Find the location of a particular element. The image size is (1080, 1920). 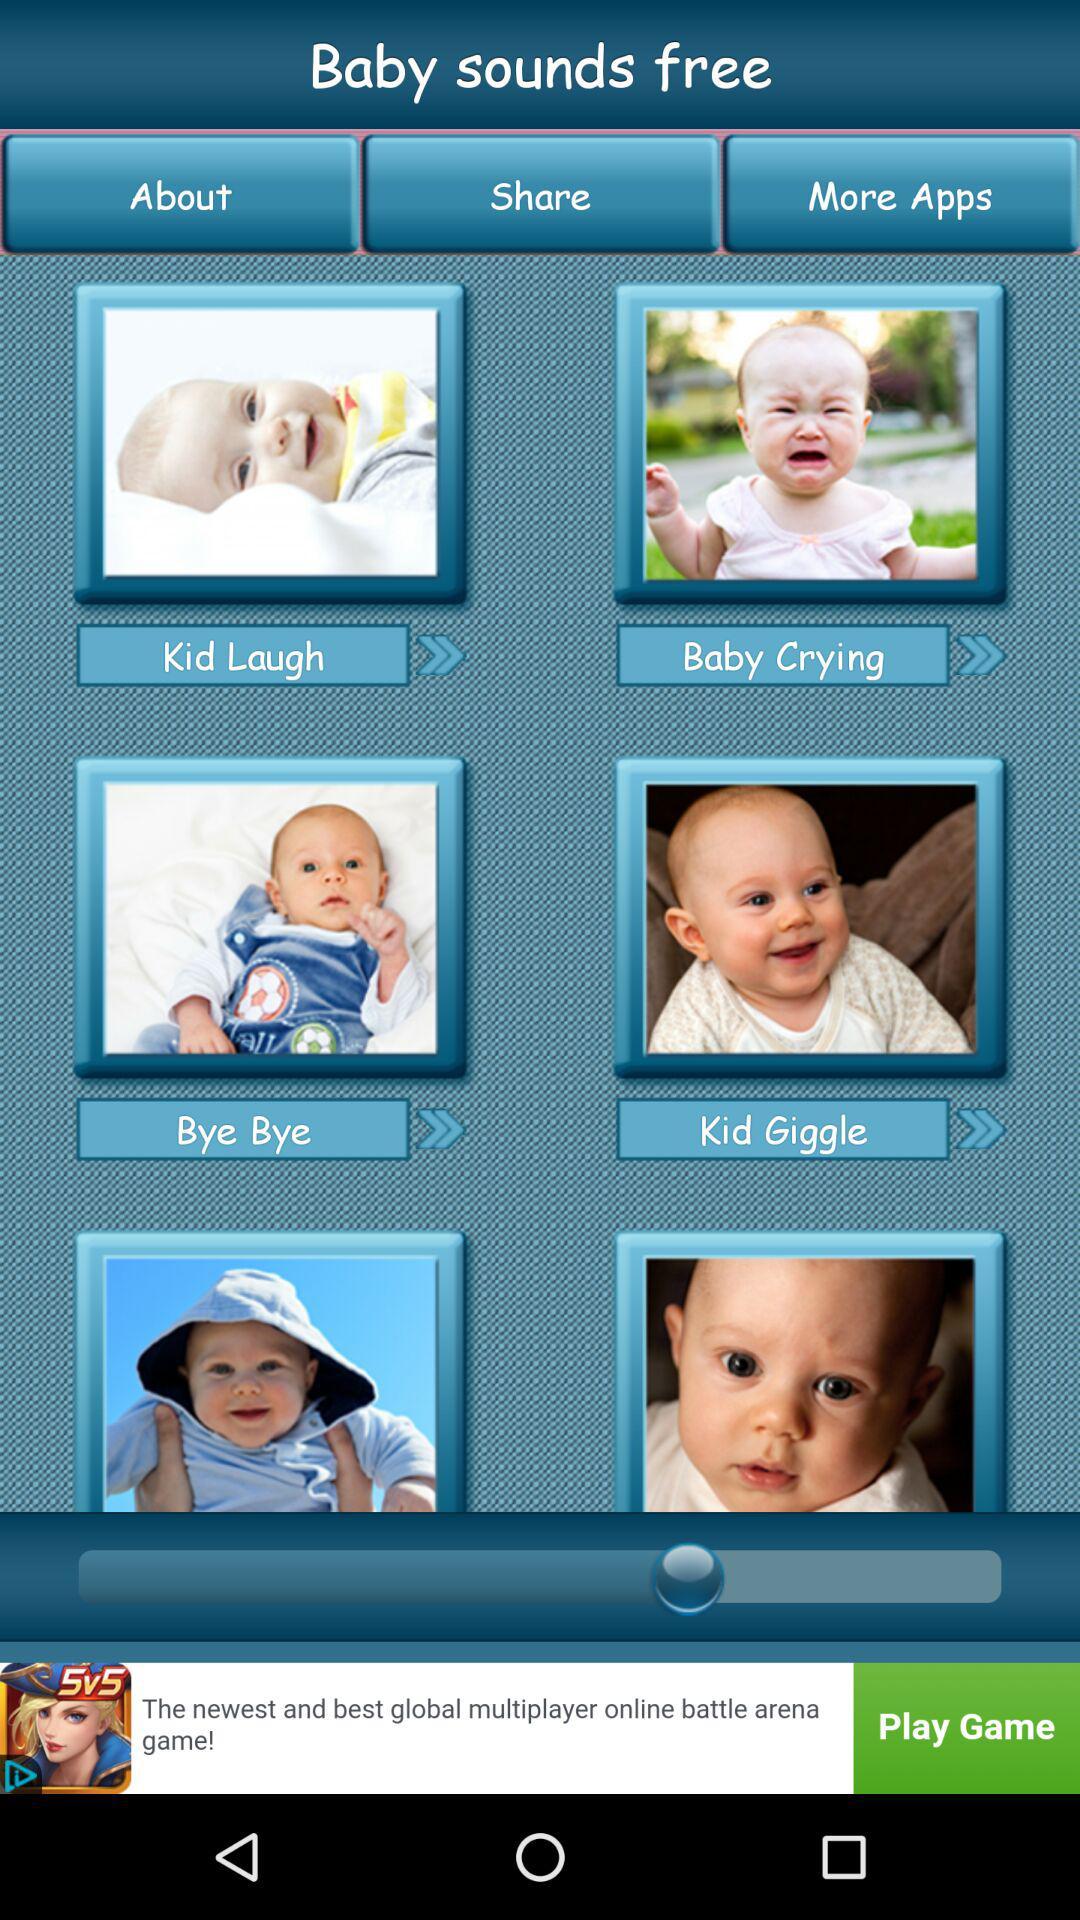

app advertisement option is located at coordinates (810, 917).